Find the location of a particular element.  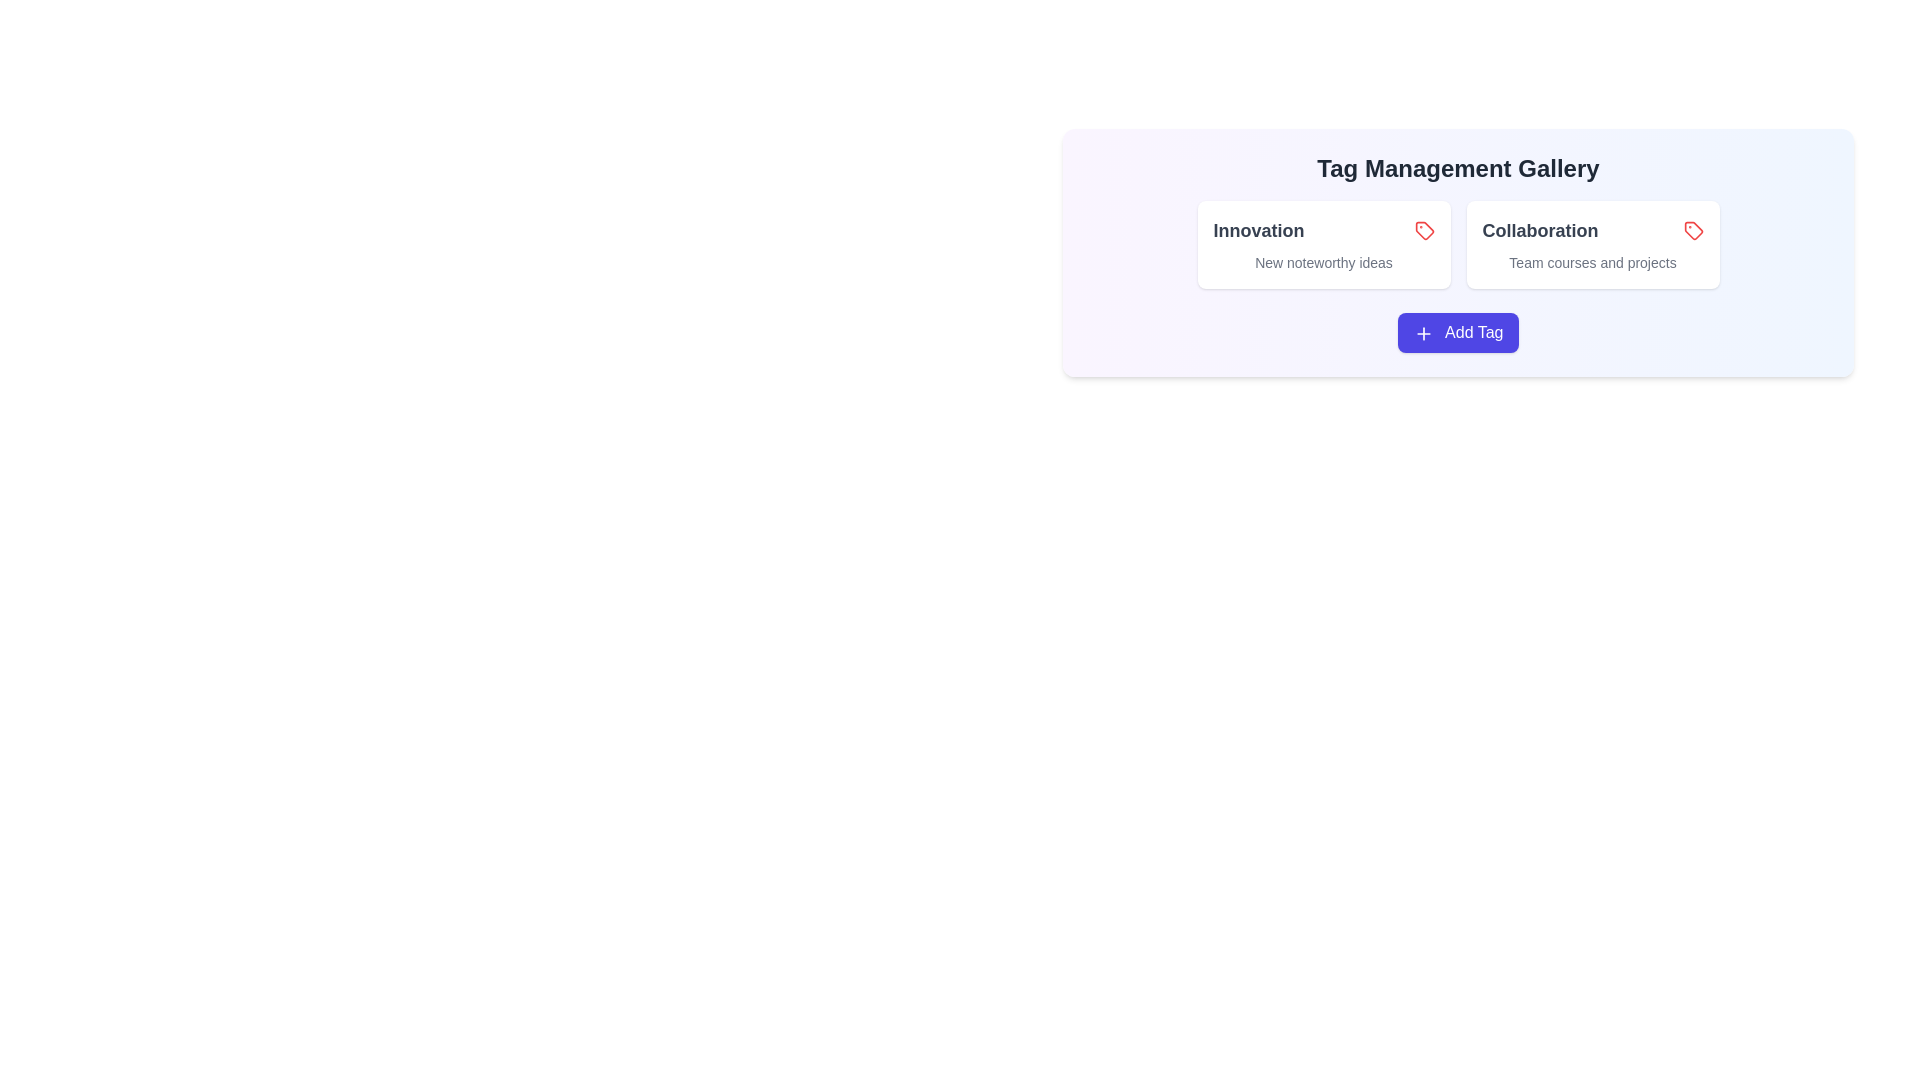

the button located in the 'Tag Management Gallery' section, positioned below the 'Innovation' and 'Collaboration' tag cards is located at coordinates (1458, 331).